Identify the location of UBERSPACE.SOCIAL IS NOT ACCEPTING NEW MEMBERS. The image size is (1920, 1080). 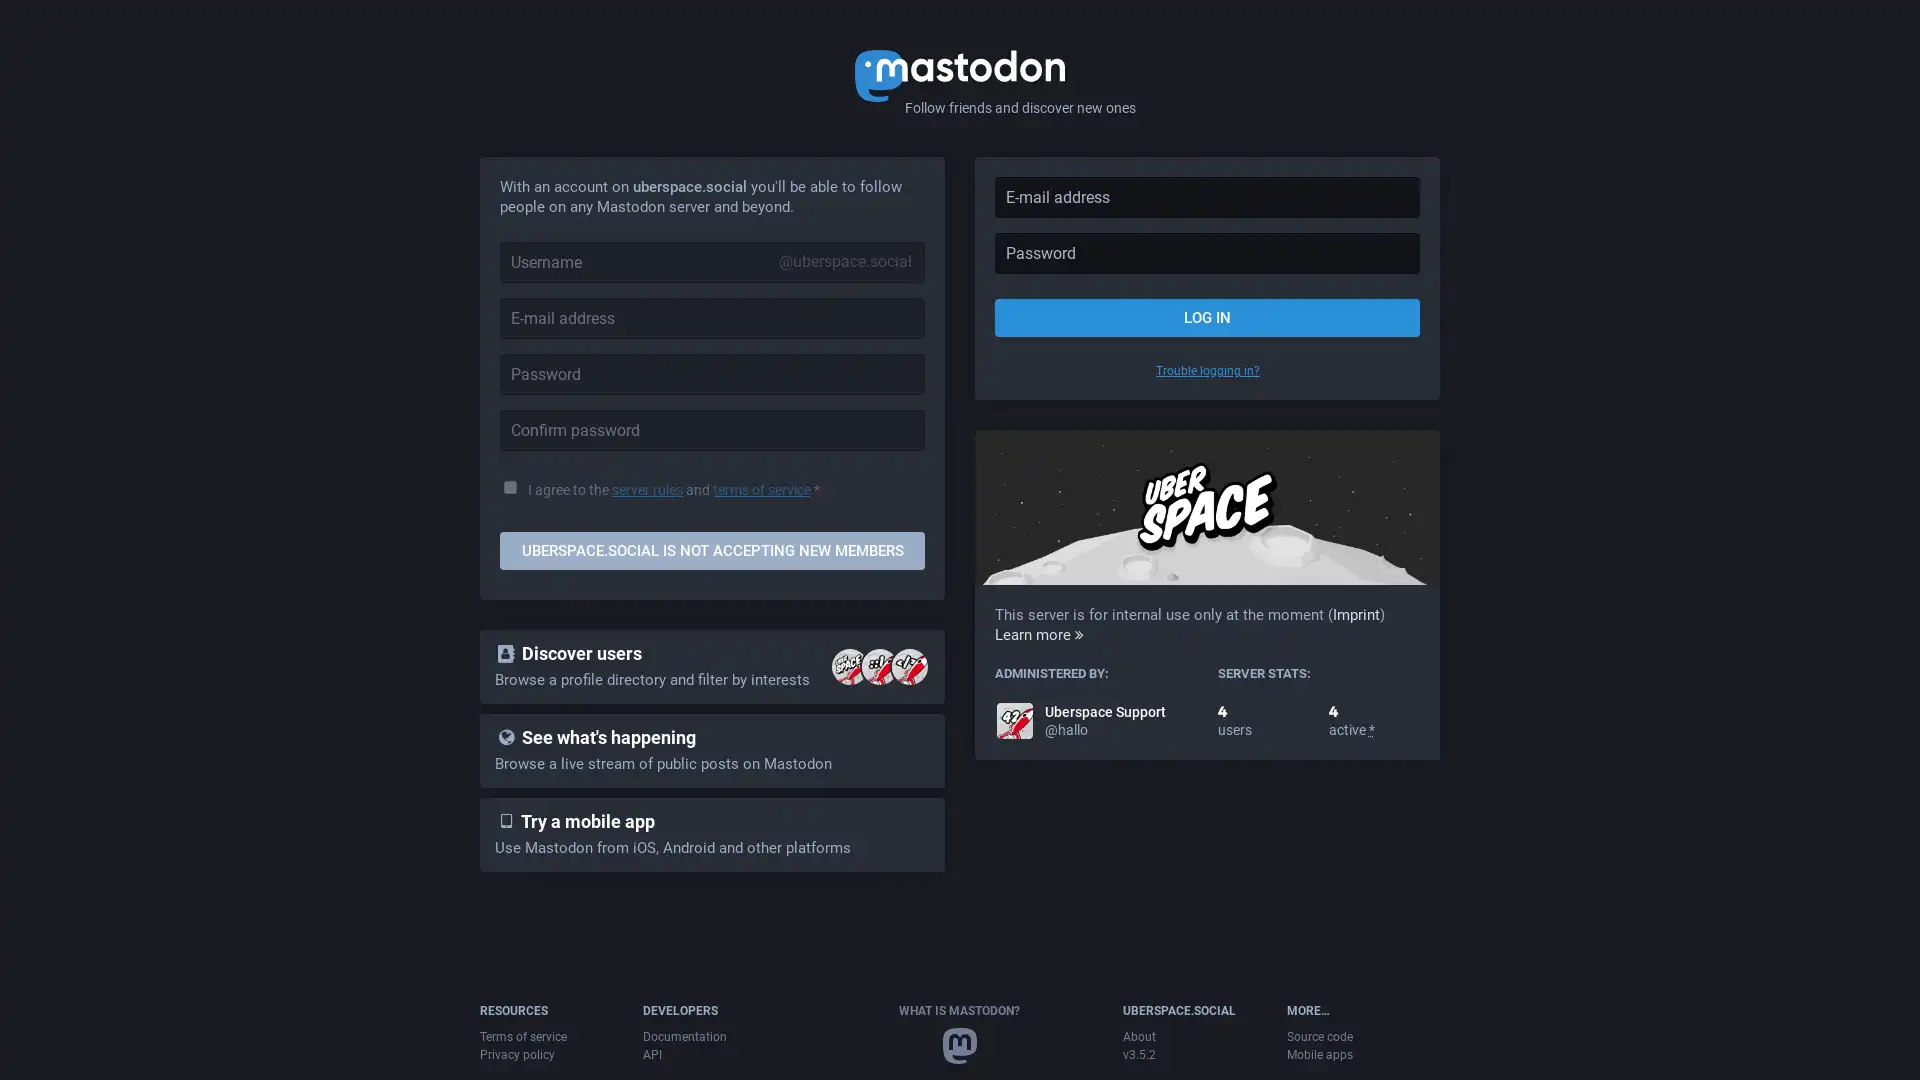
(712, 551).